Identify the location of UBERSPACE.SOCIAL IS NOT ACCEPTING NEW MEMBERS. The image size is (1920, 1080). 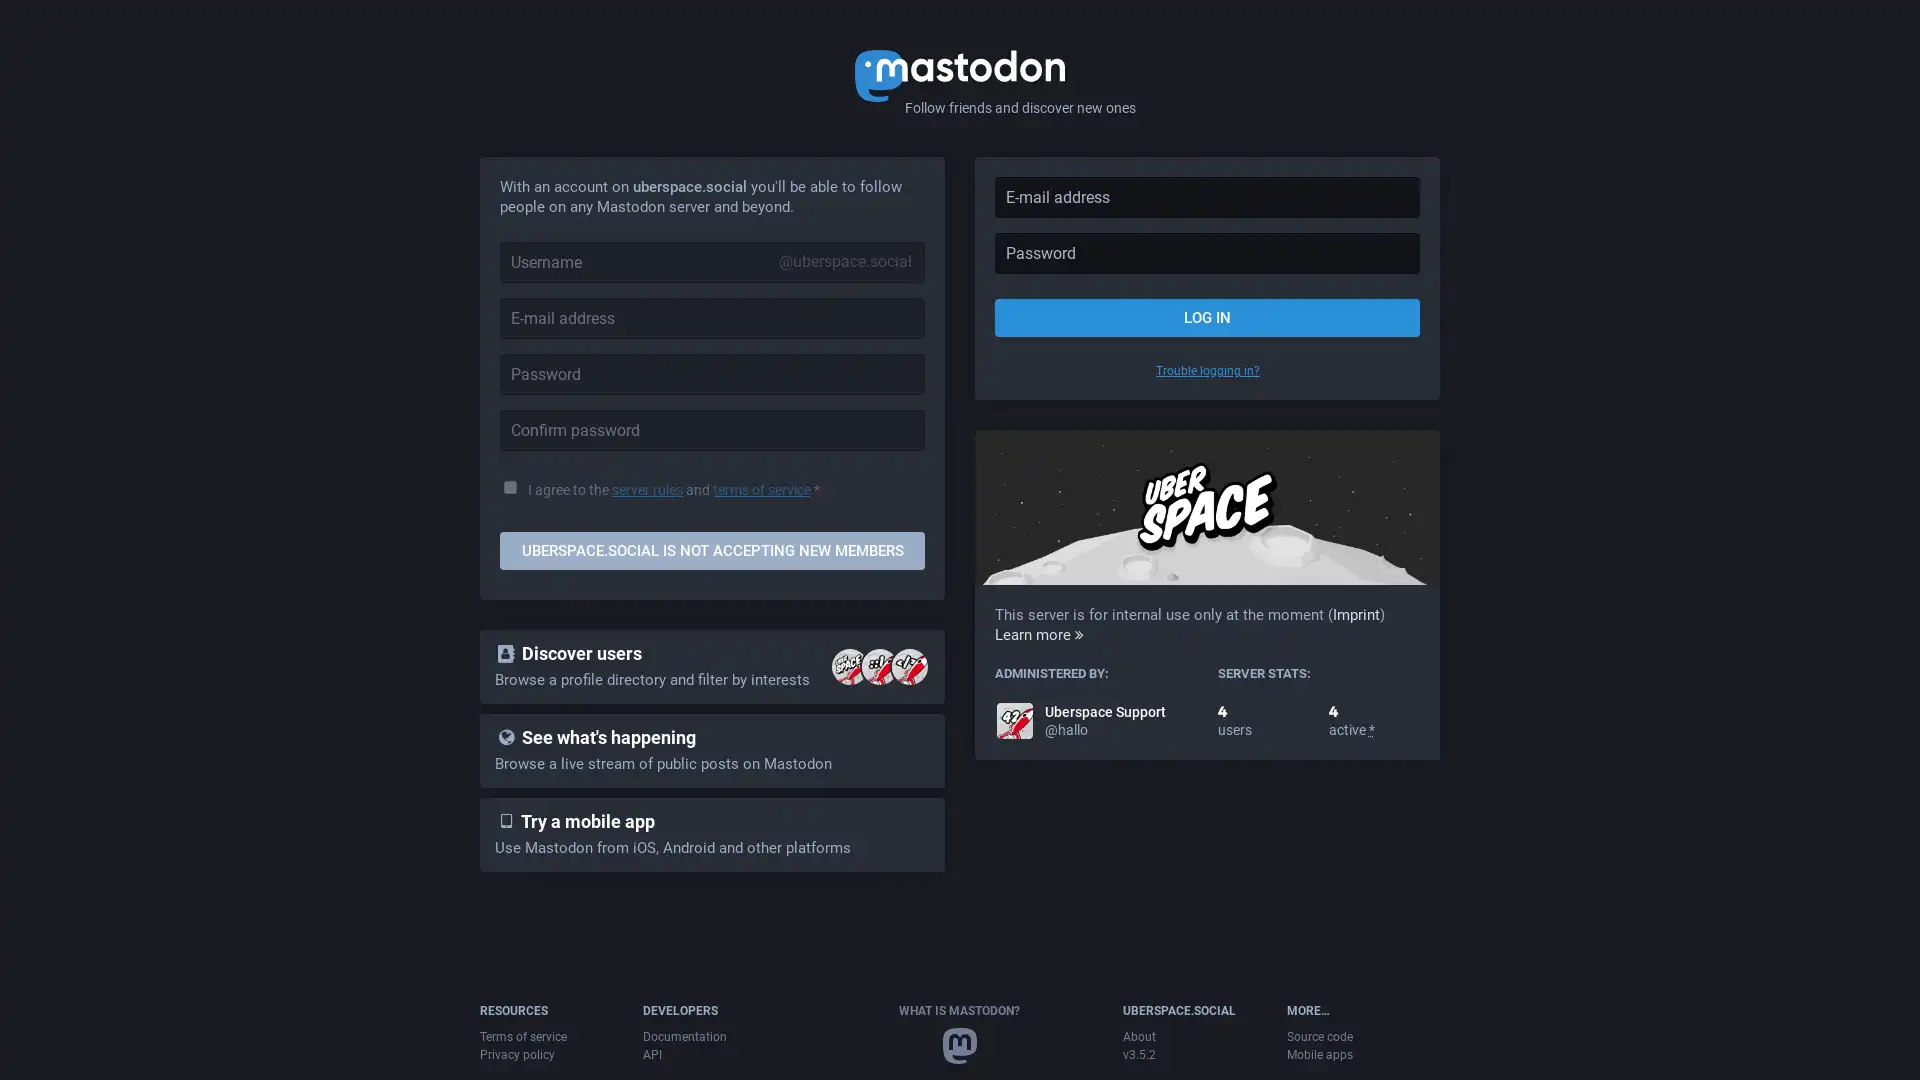
(712, 551).